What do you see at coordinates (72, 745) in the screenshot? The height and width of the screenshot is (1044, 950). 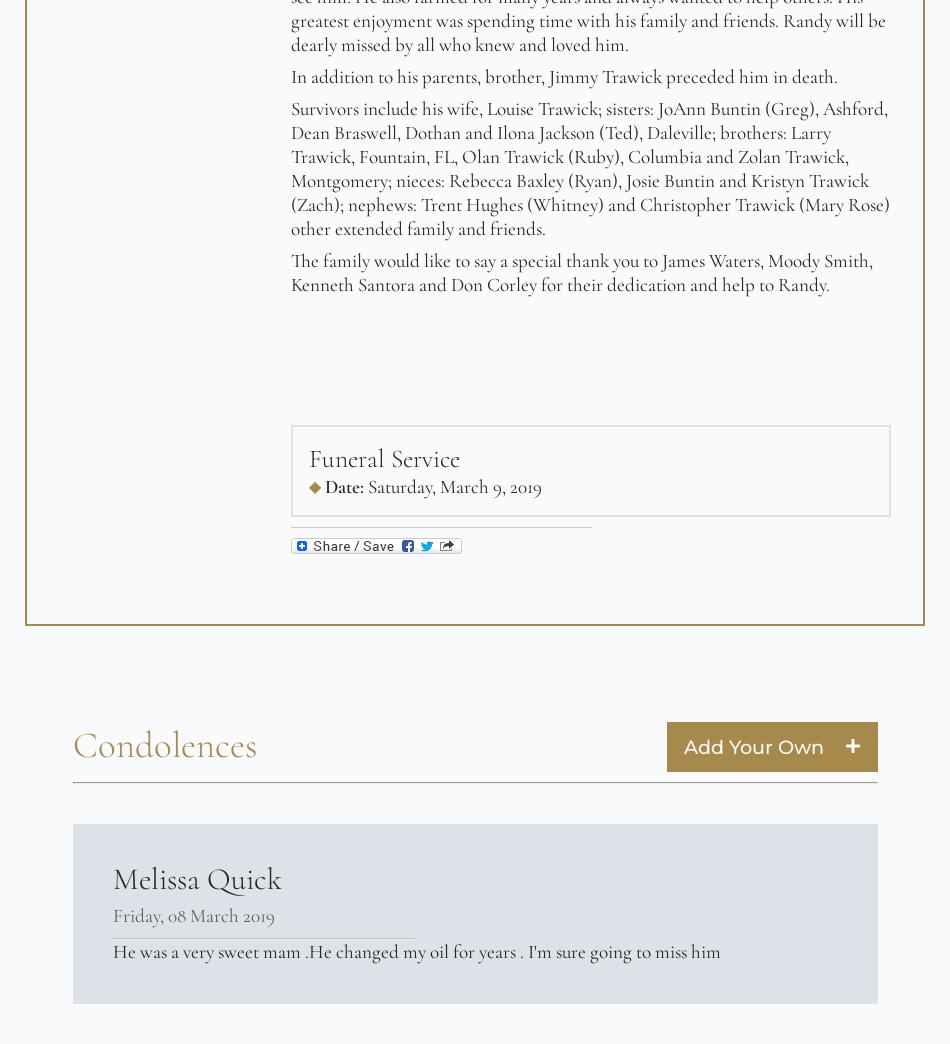 I see `'Condolences'` at bounding box center [72, 745].